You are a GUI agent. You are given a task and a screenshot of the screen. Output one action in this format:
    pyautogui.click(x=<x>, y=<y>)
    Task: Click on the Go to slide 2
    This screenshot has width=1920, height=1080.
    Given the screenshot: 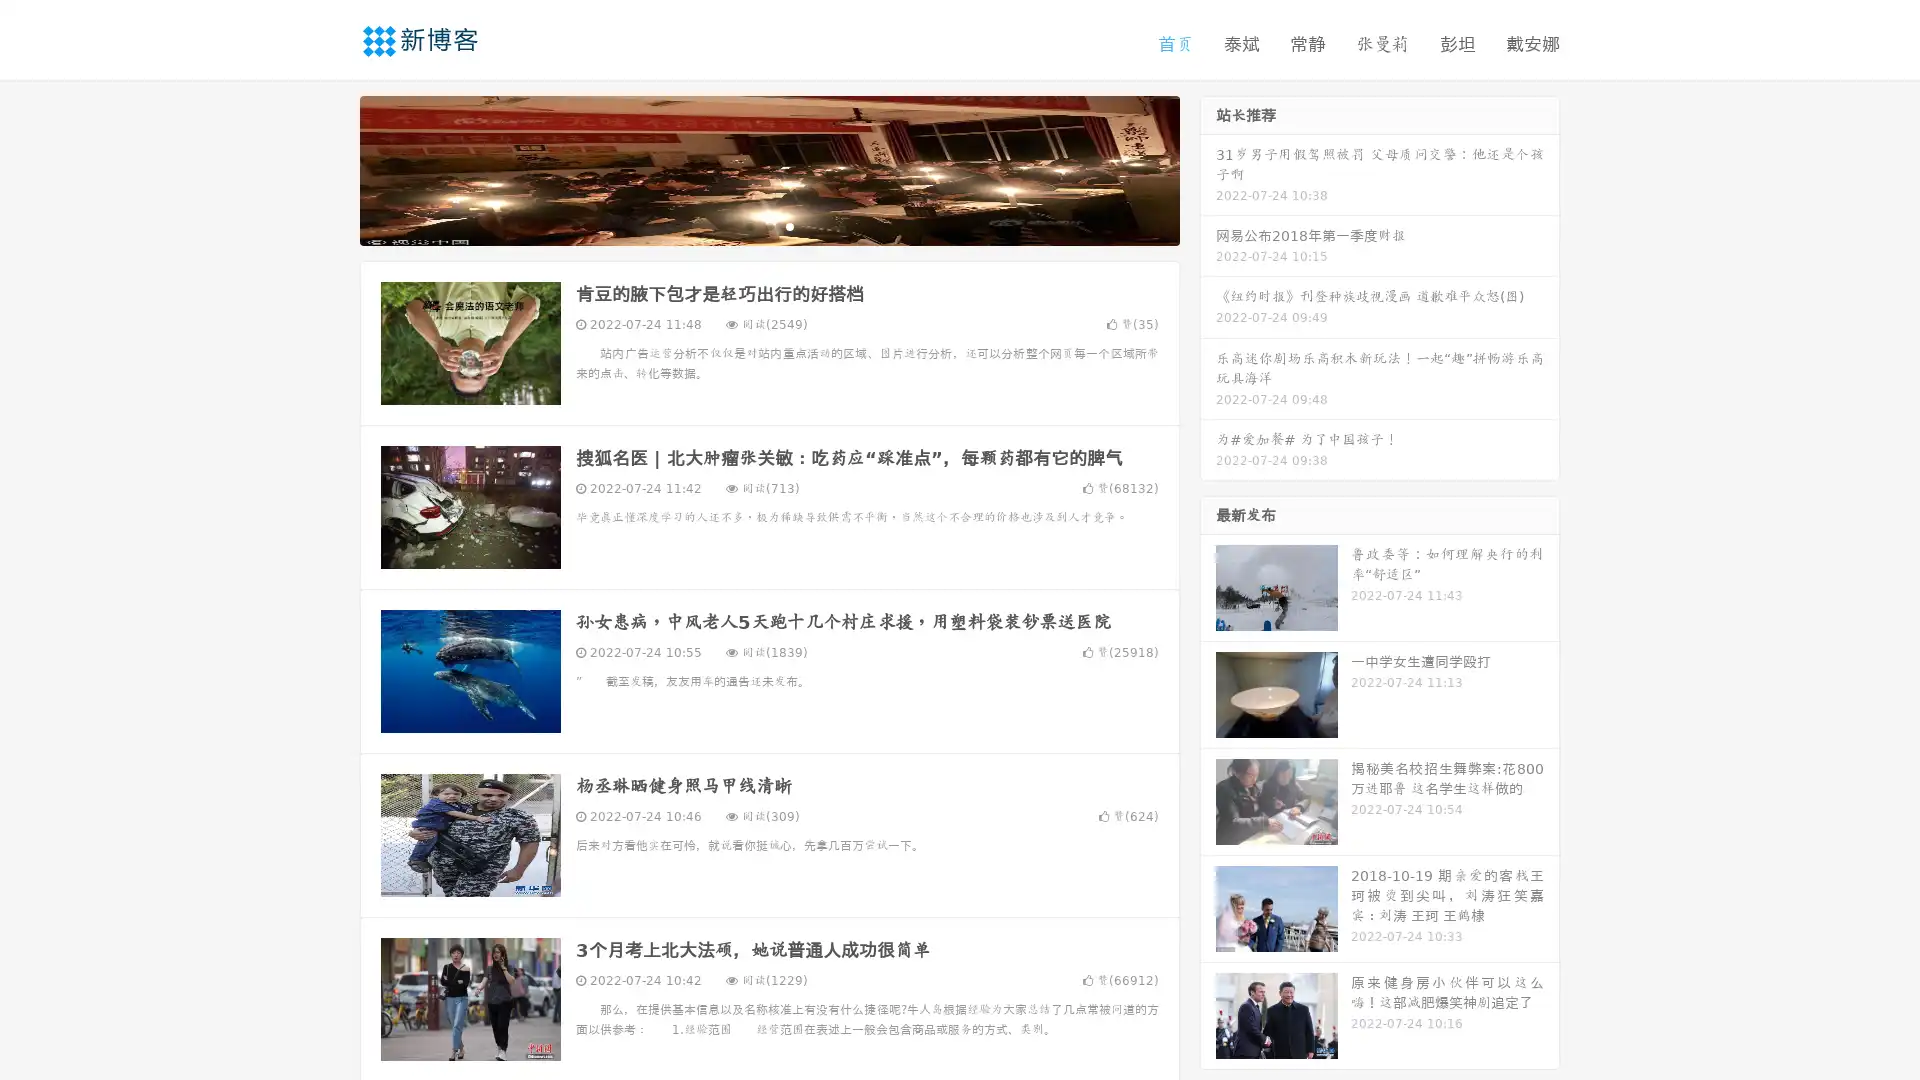 What is the action you would take?
    pyautogui.click(x=768, y=225)
    